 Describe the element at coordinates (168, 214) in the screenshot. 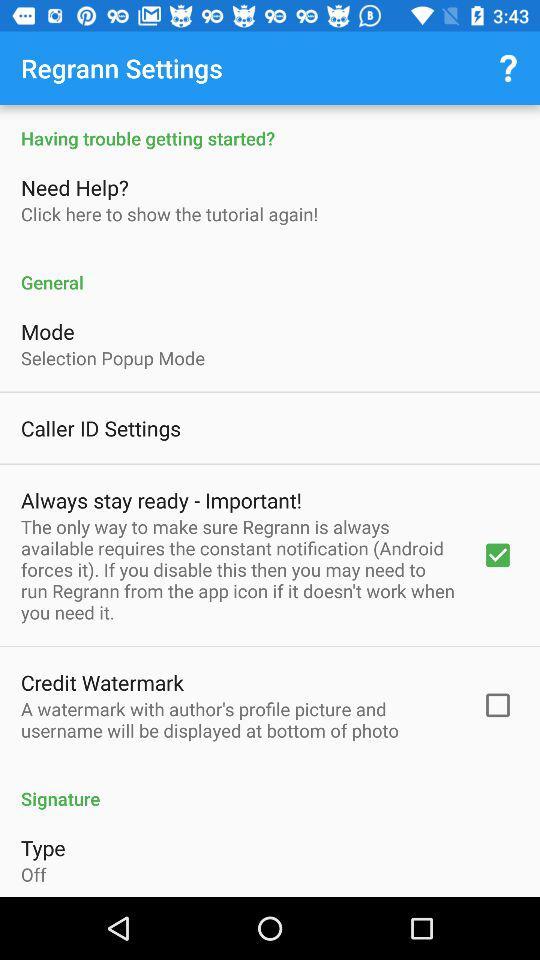

I see `the click here to item` at that location.